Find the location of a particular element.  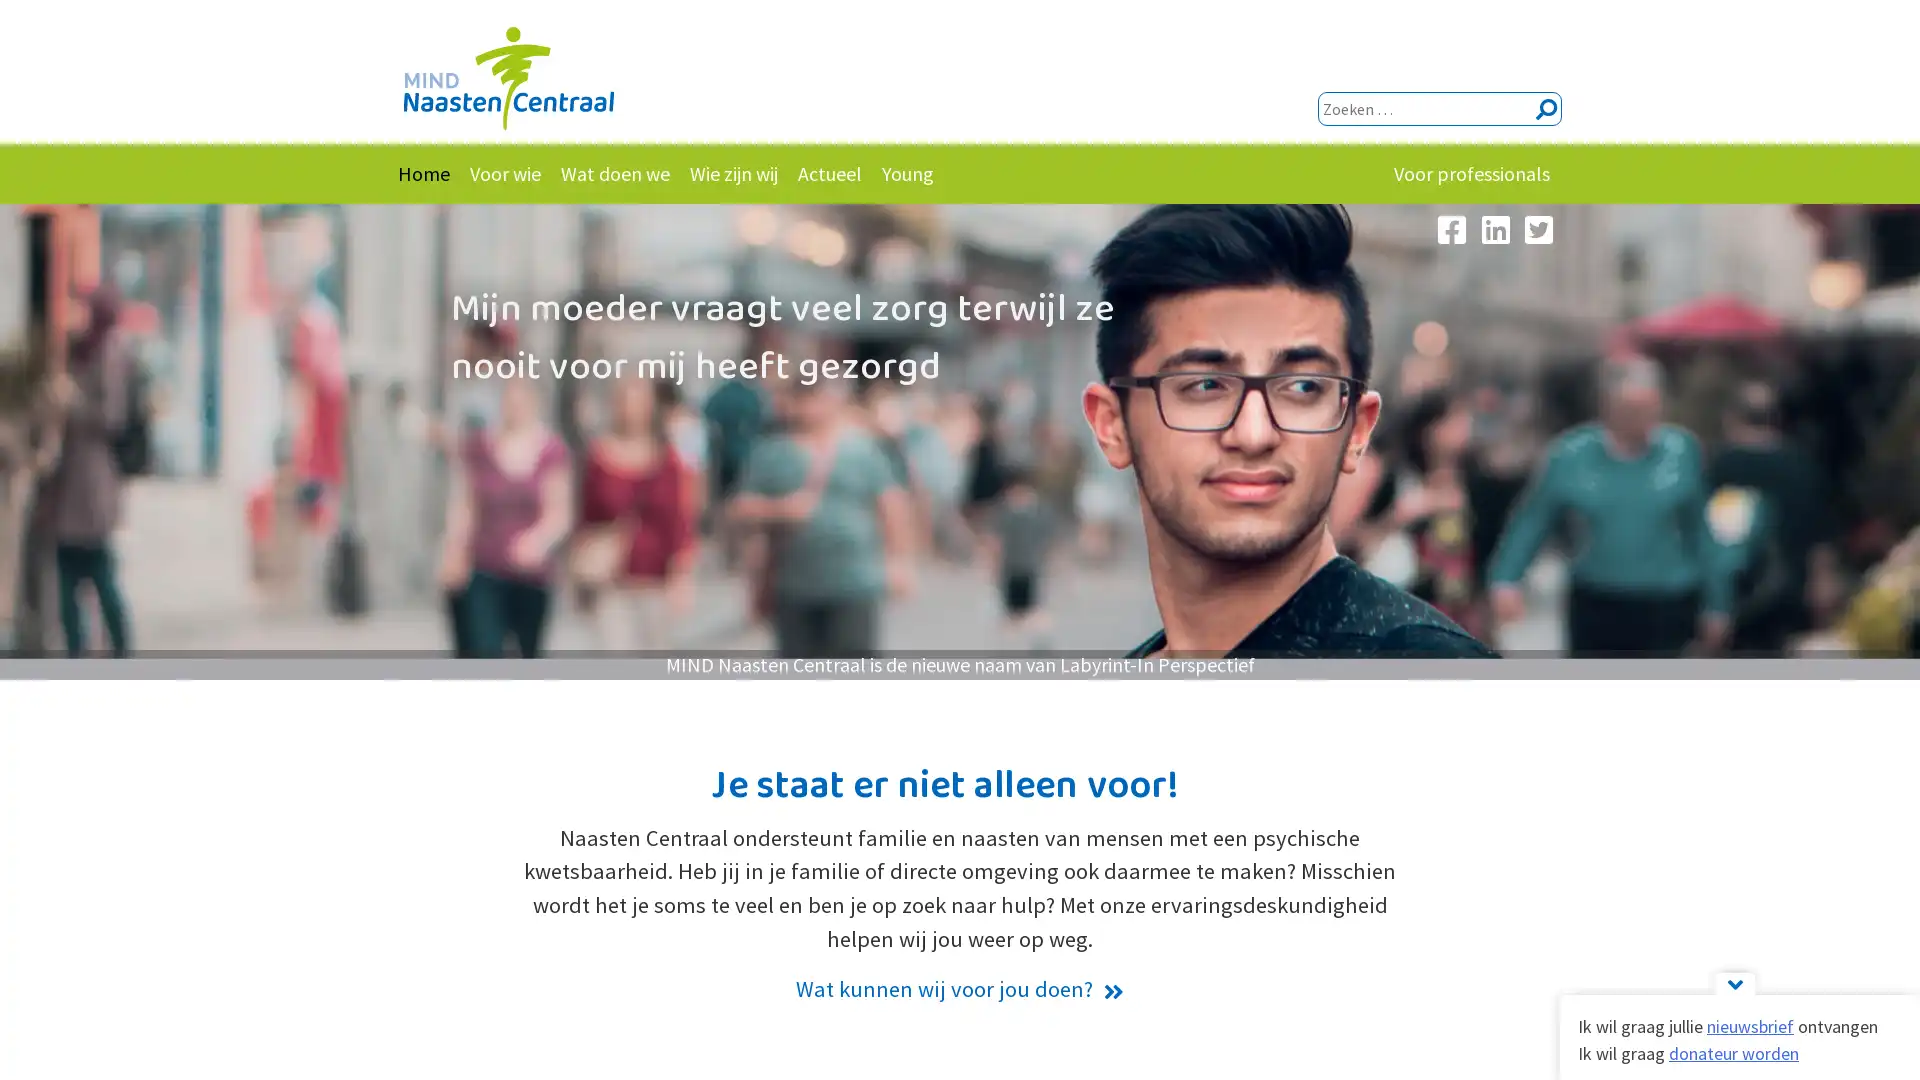

x is located at coordinates (1544, 109).